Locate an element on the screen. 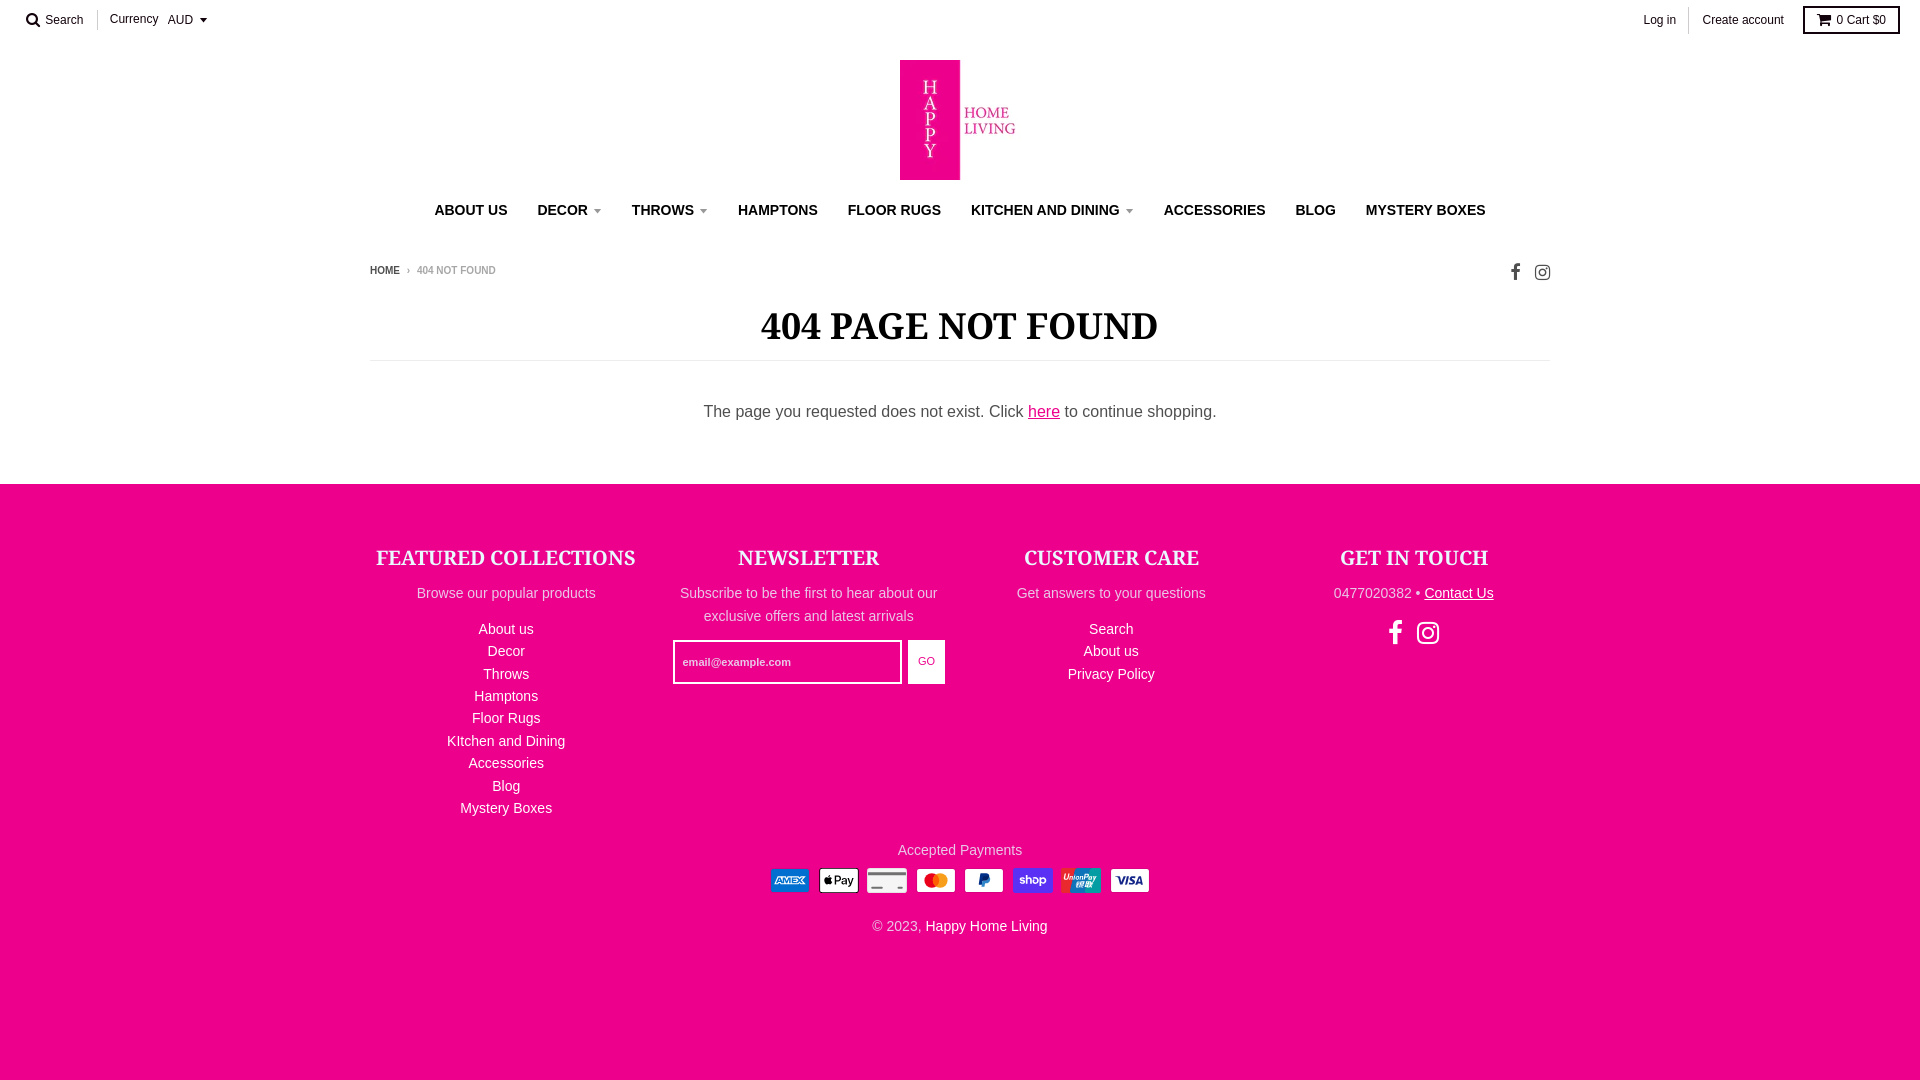 This screenshot has height=1080, width=1920. 'ABOUT US' is located at coordinates (469, 209).